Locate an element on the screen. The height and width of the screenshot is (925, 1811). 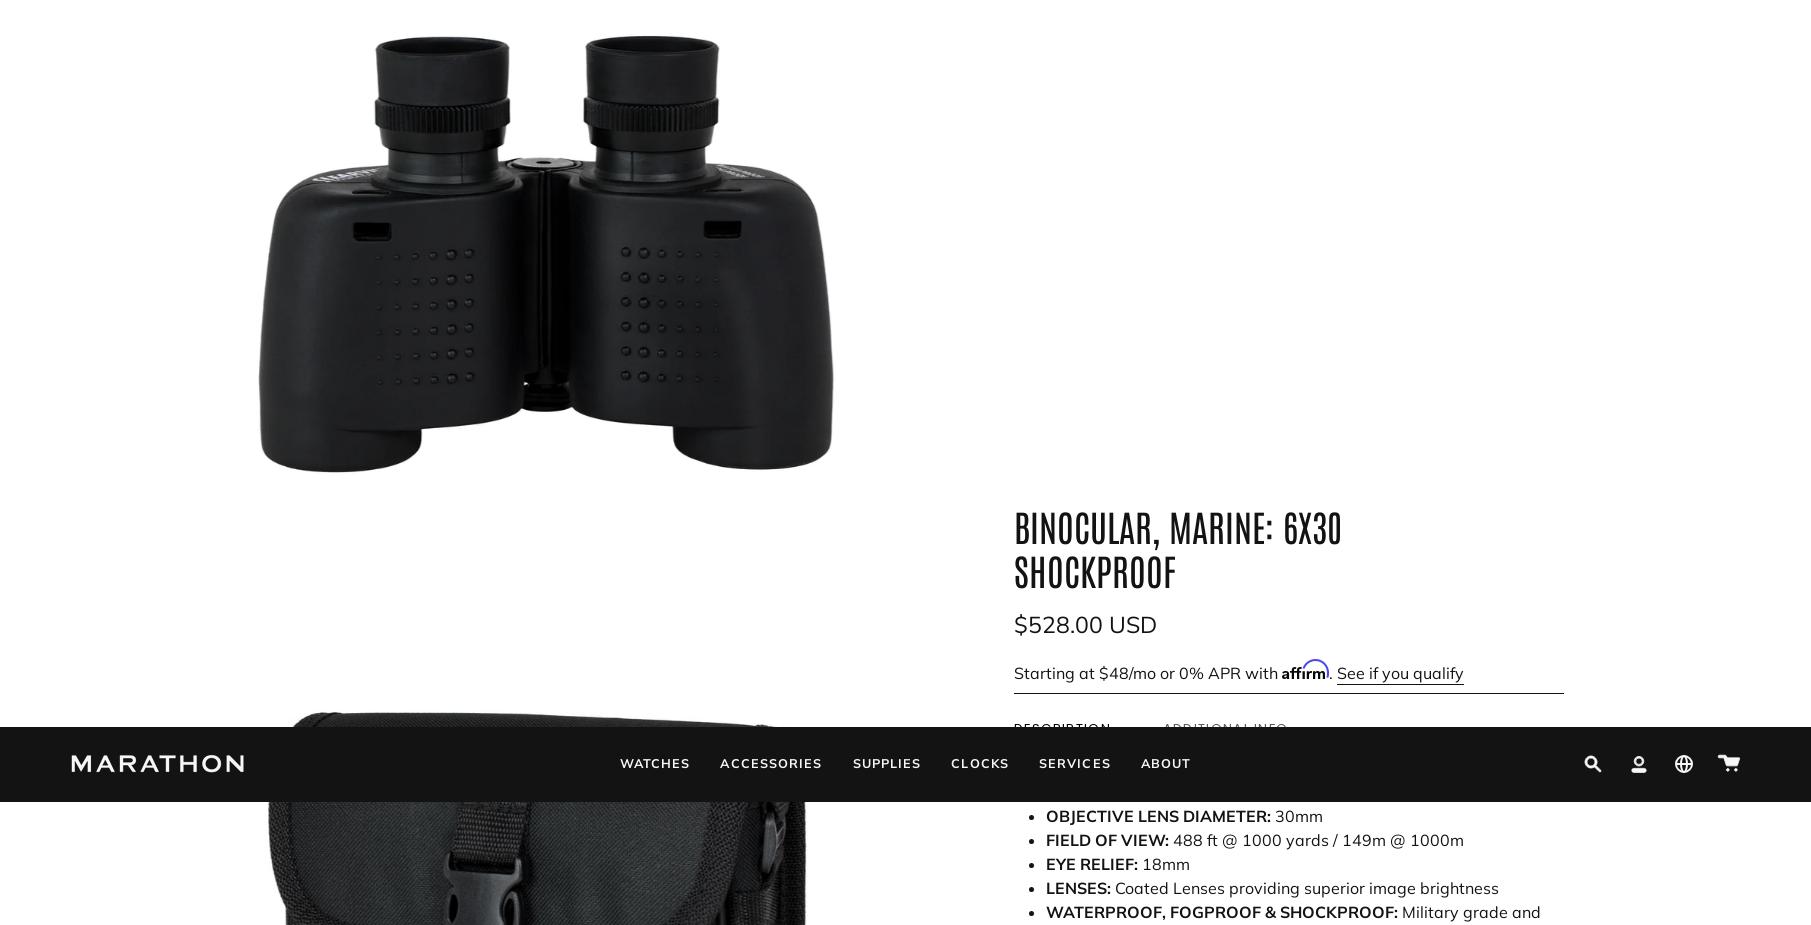
'Returns' is located at coordinates (99, 732).